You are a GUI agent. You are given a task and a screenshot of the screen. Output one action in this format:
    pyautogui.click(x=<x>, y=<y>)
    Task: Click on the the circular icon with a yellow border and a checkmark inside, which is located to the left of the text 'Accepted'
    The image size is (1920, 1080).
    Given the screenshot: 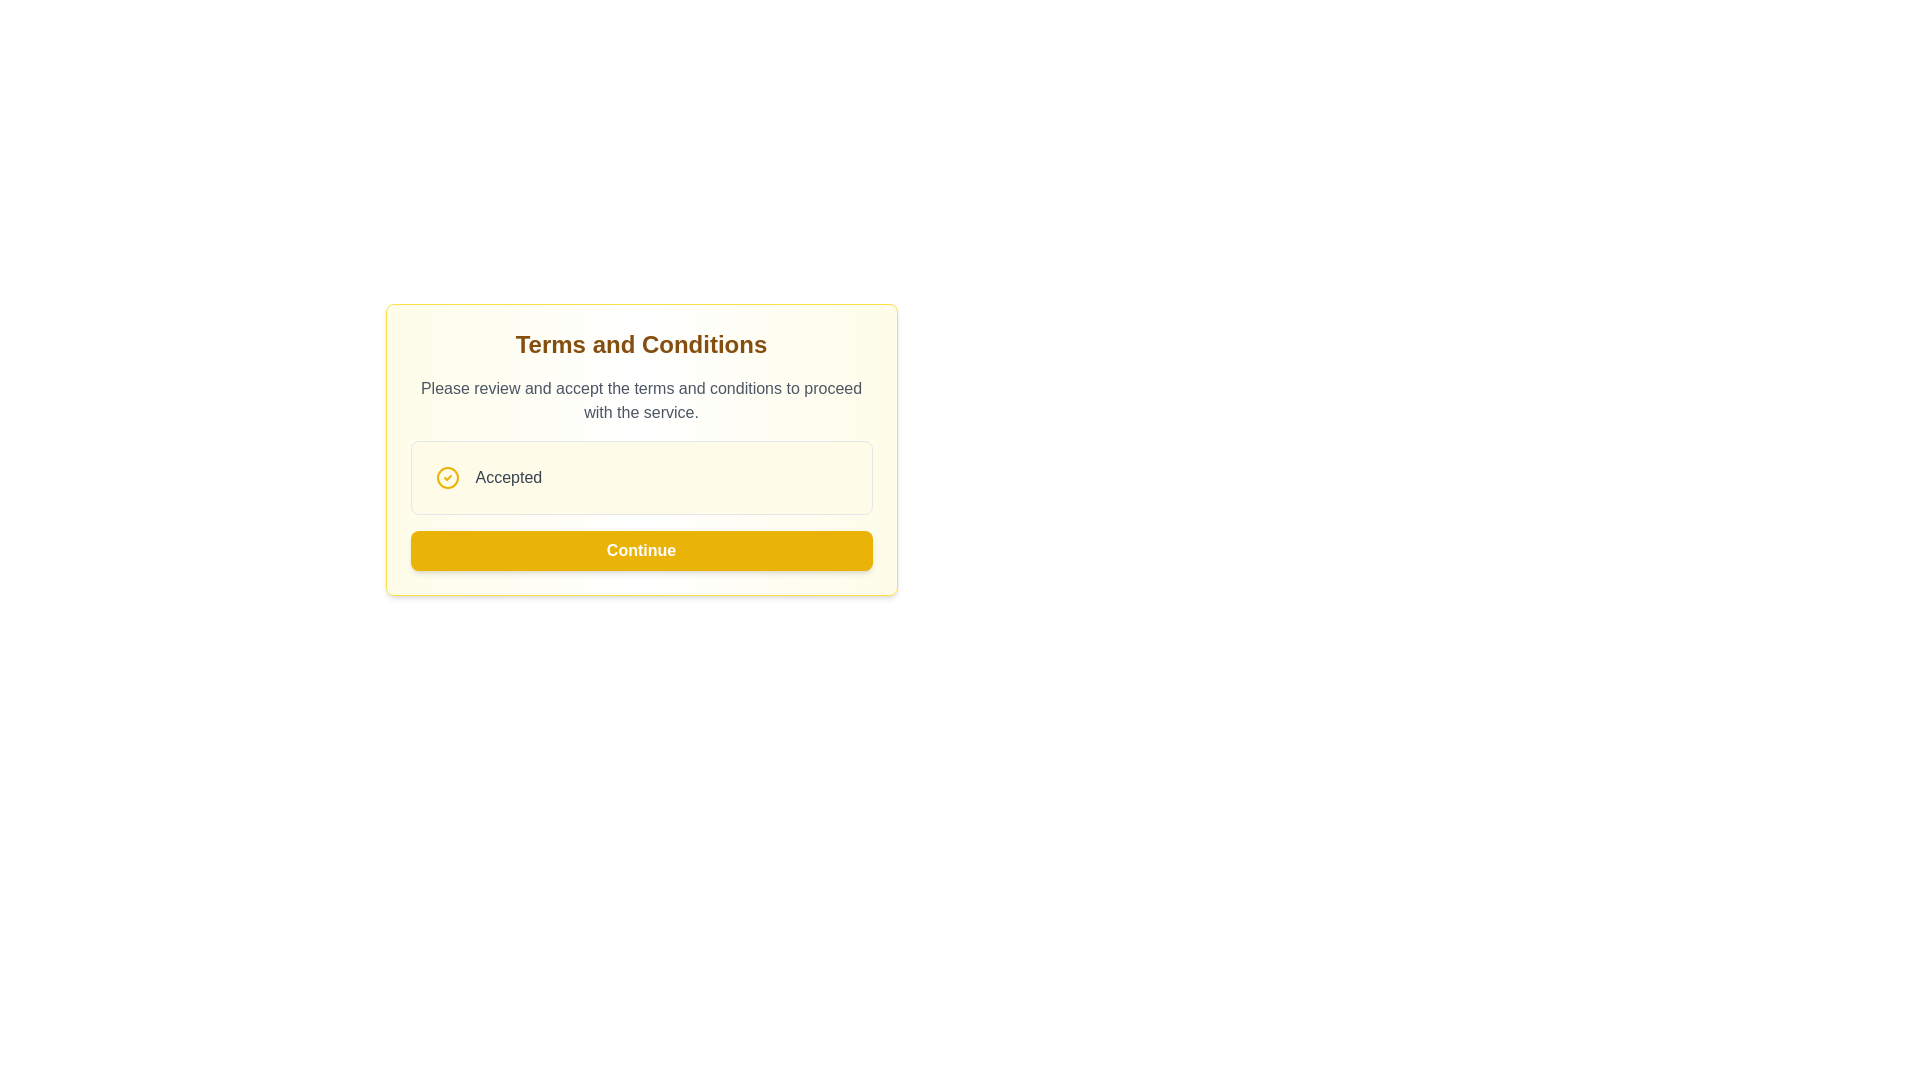 What is the action you would take?
    pyautogui.click(x=446, y=478)
    